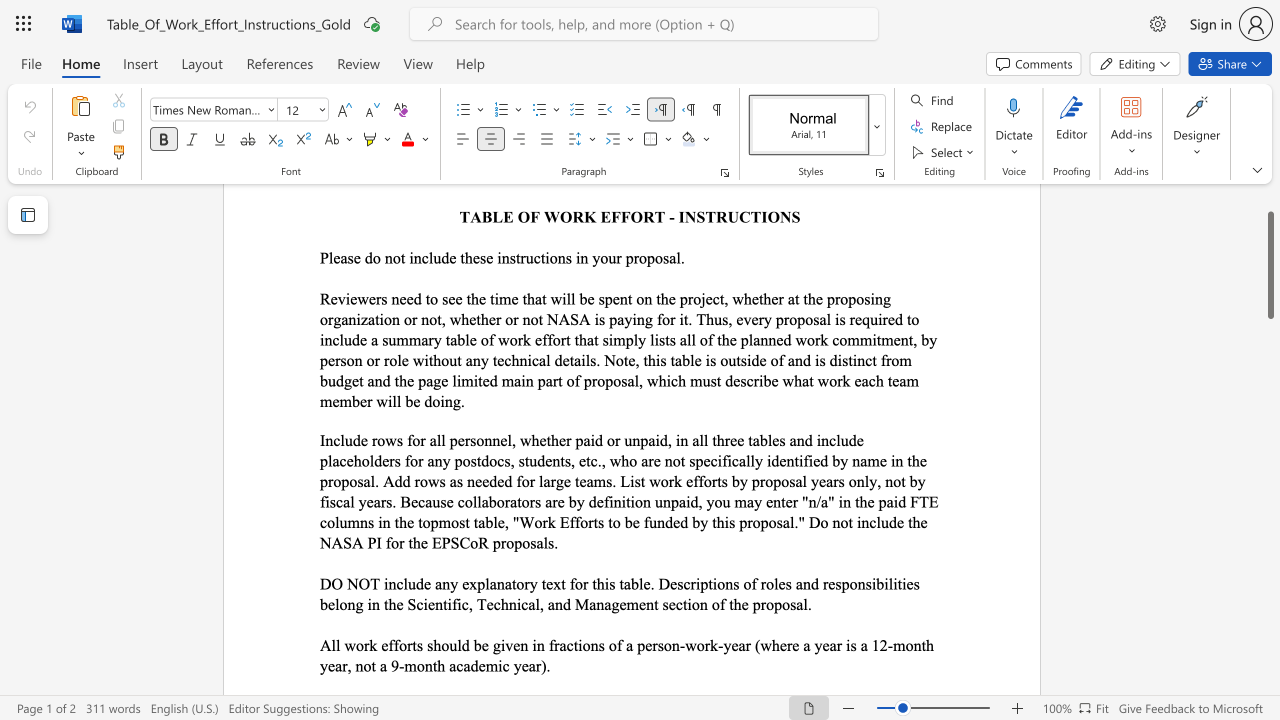 The image size is (1280, 720). I want to click on the scrollbar and move up 20 pixels, so click(1269, 264).